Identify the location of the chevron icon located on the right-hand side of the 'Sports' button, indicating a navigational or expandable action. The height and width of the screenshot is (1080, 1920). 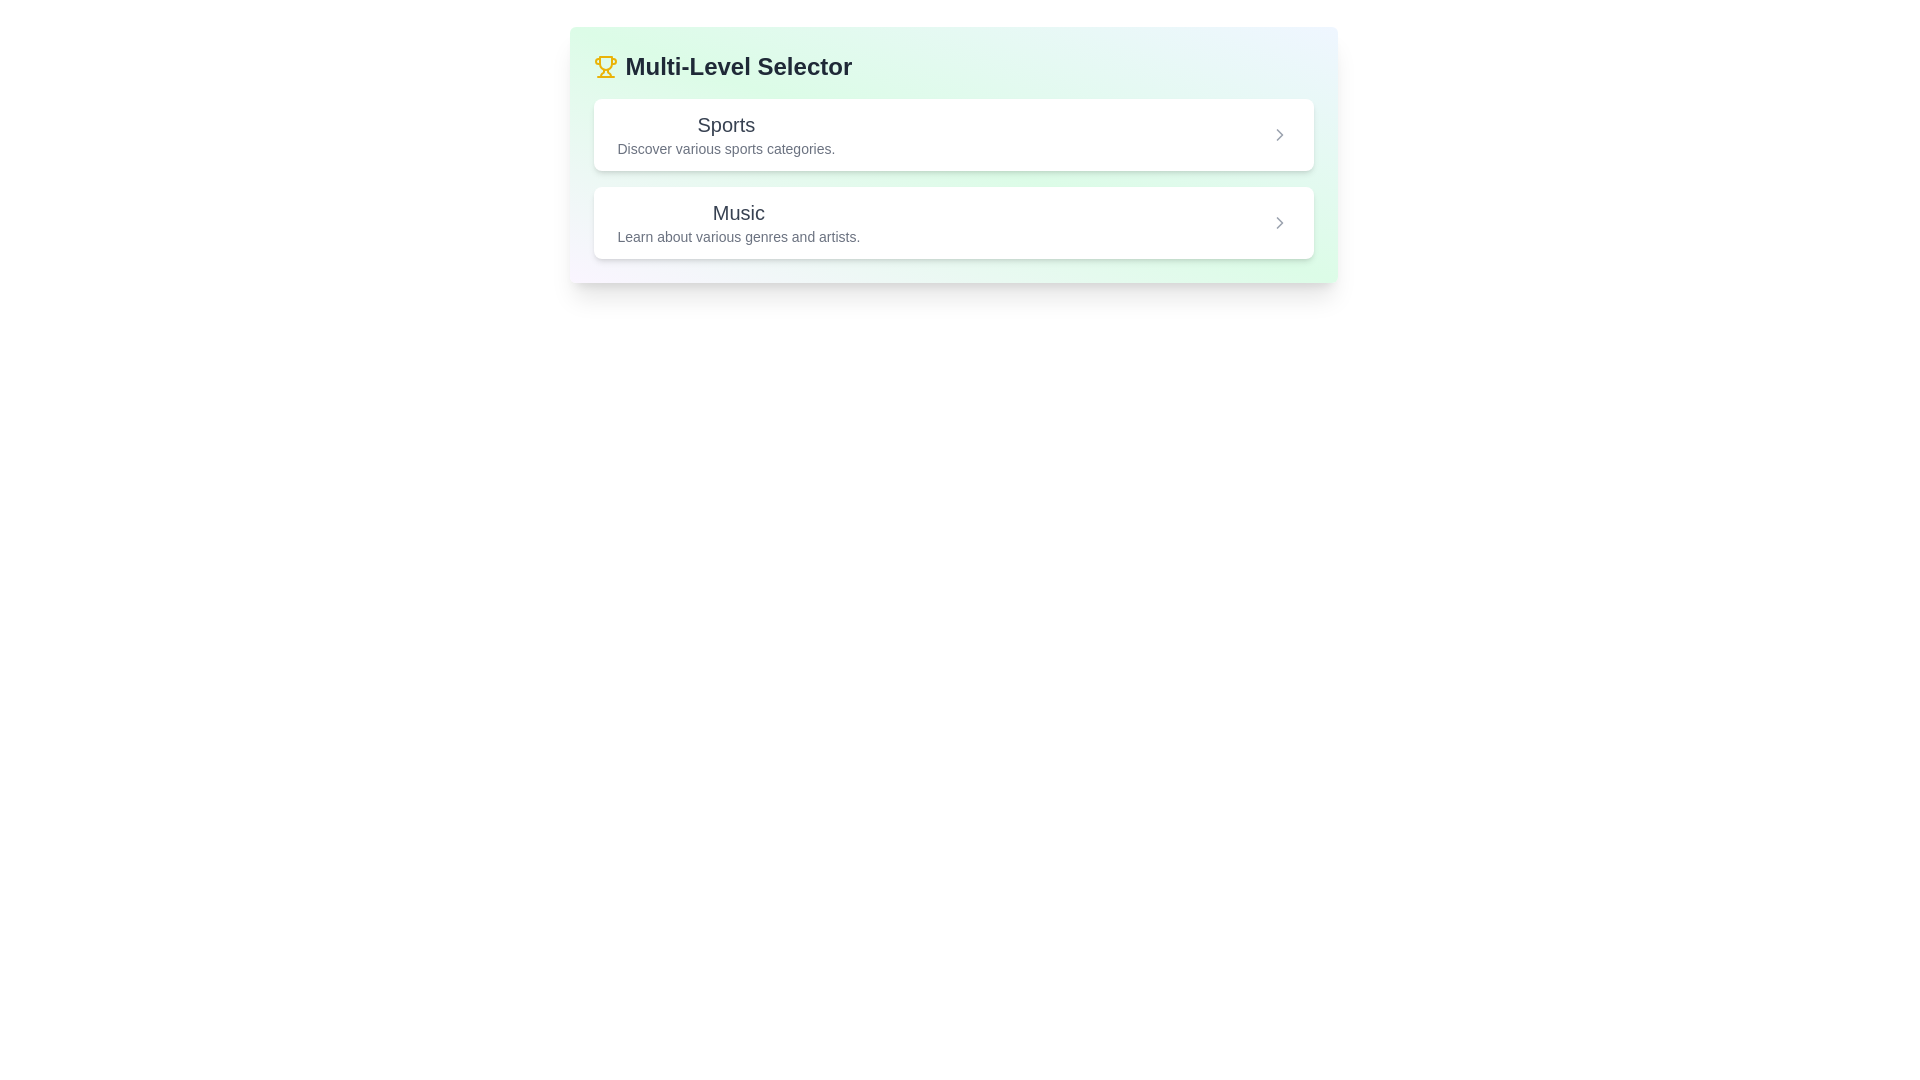
(1278, 135).